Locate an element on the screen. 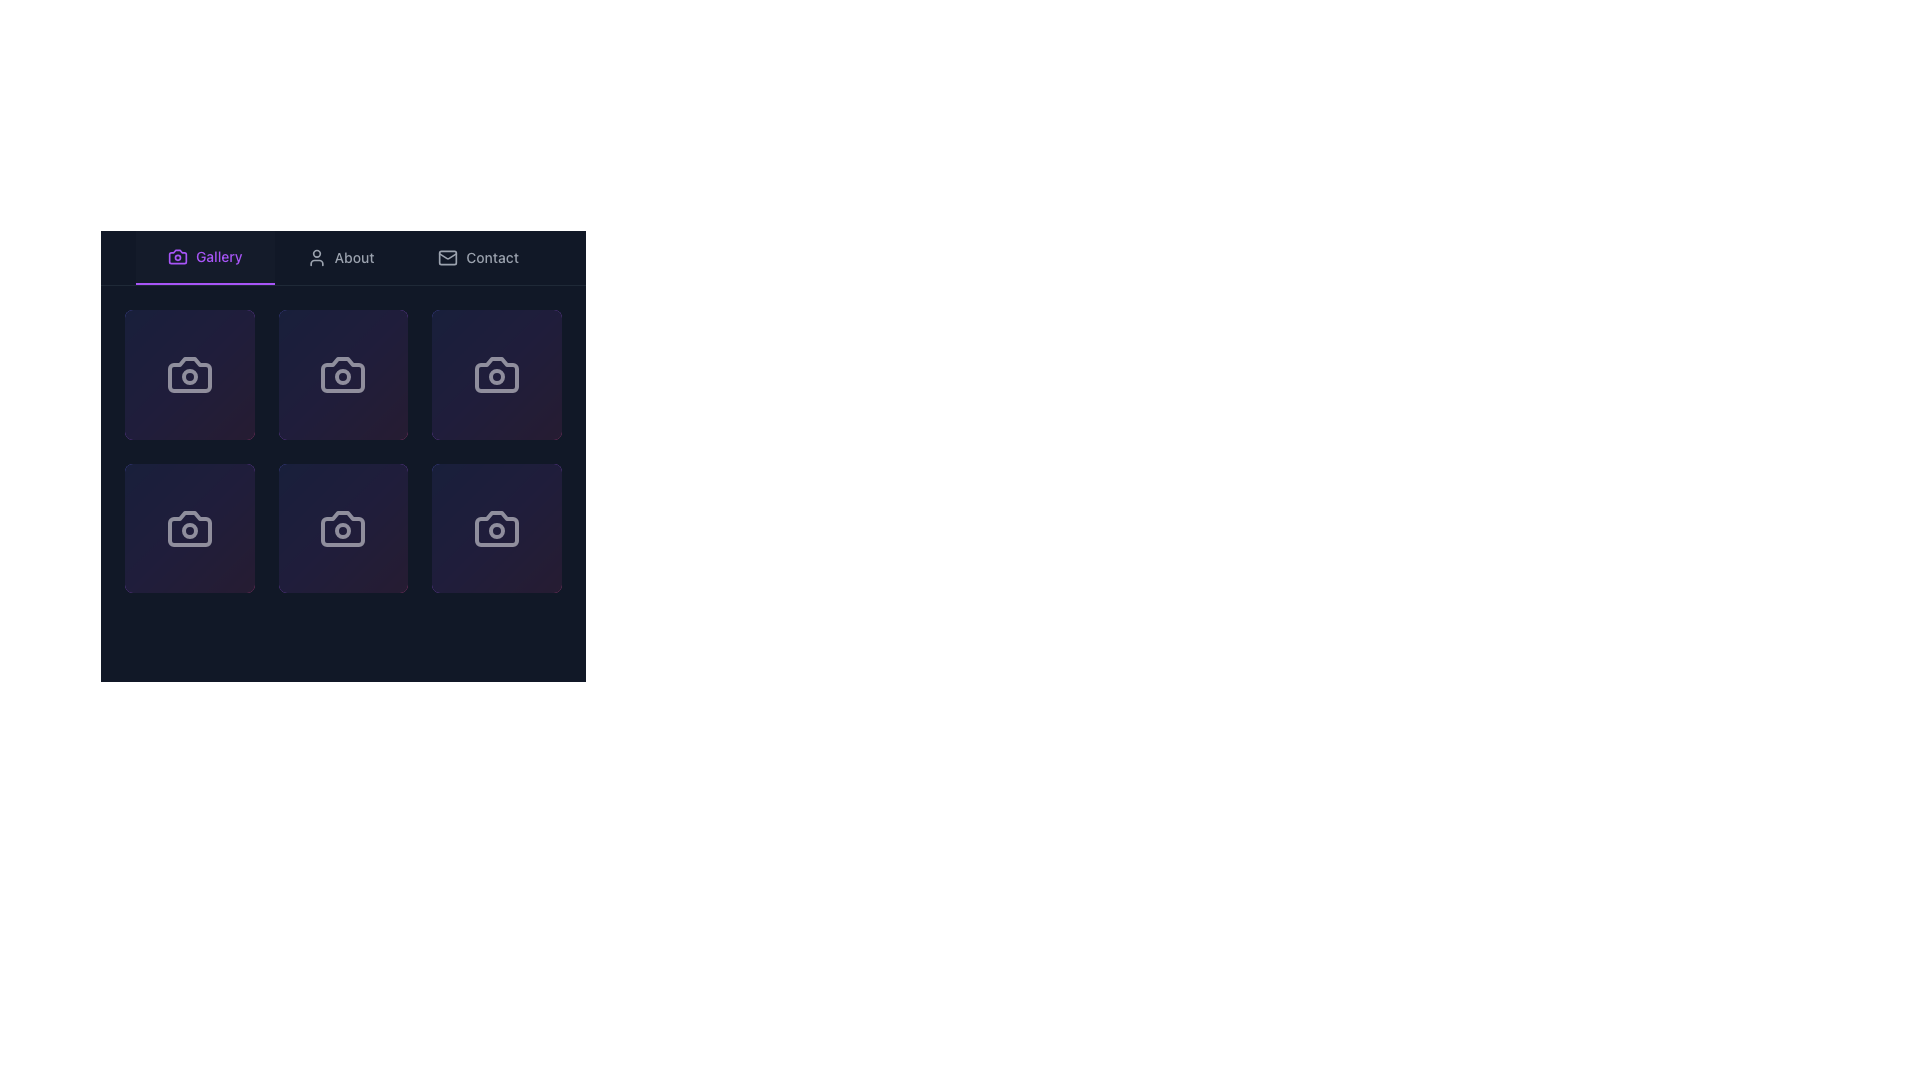 The height and width of the screenshot is (1080, 1920). the second row, center column grid item in the gallery is located at coordinates (343, 451).